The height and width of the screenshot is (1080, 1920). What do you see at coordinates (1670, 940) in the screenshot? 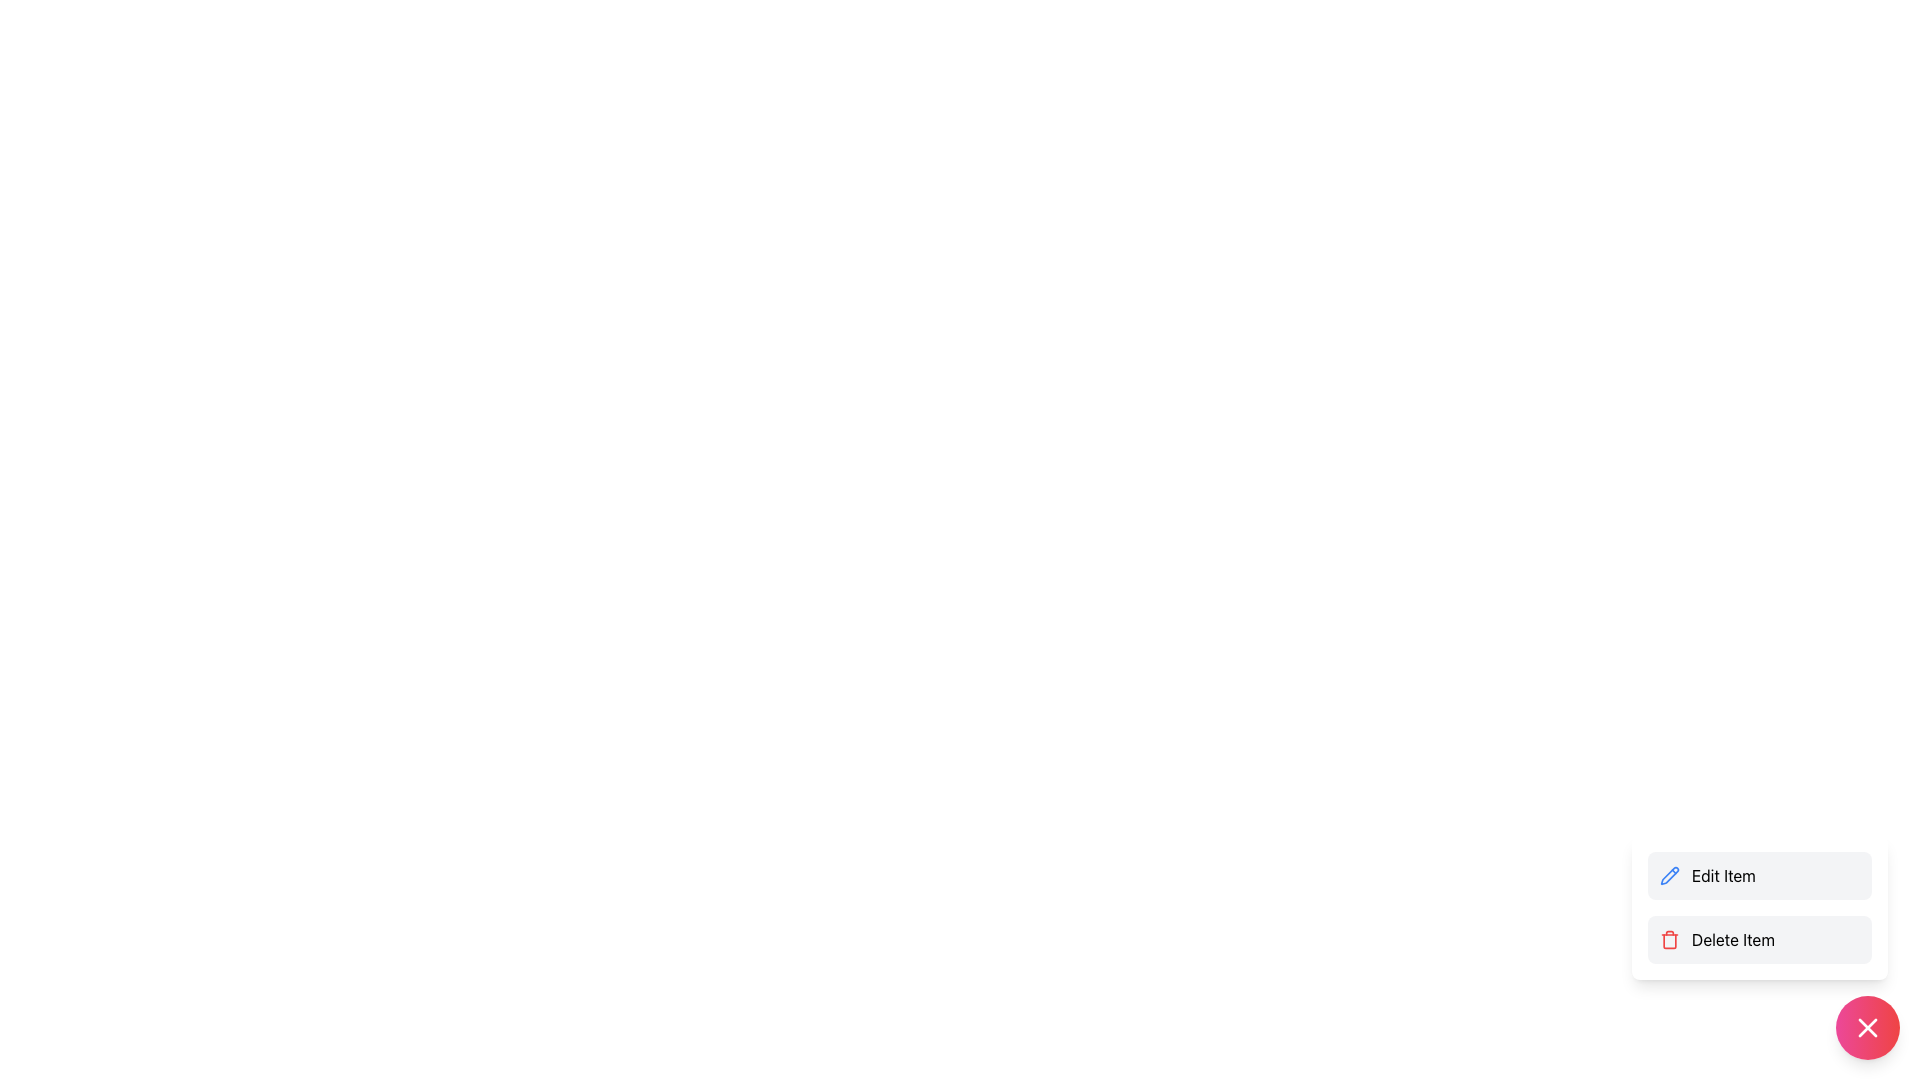
I see `the delete icon located to the left of the text 'Delete Item' in the lower part of the vertical layout` at bounding box center [1670, 940].